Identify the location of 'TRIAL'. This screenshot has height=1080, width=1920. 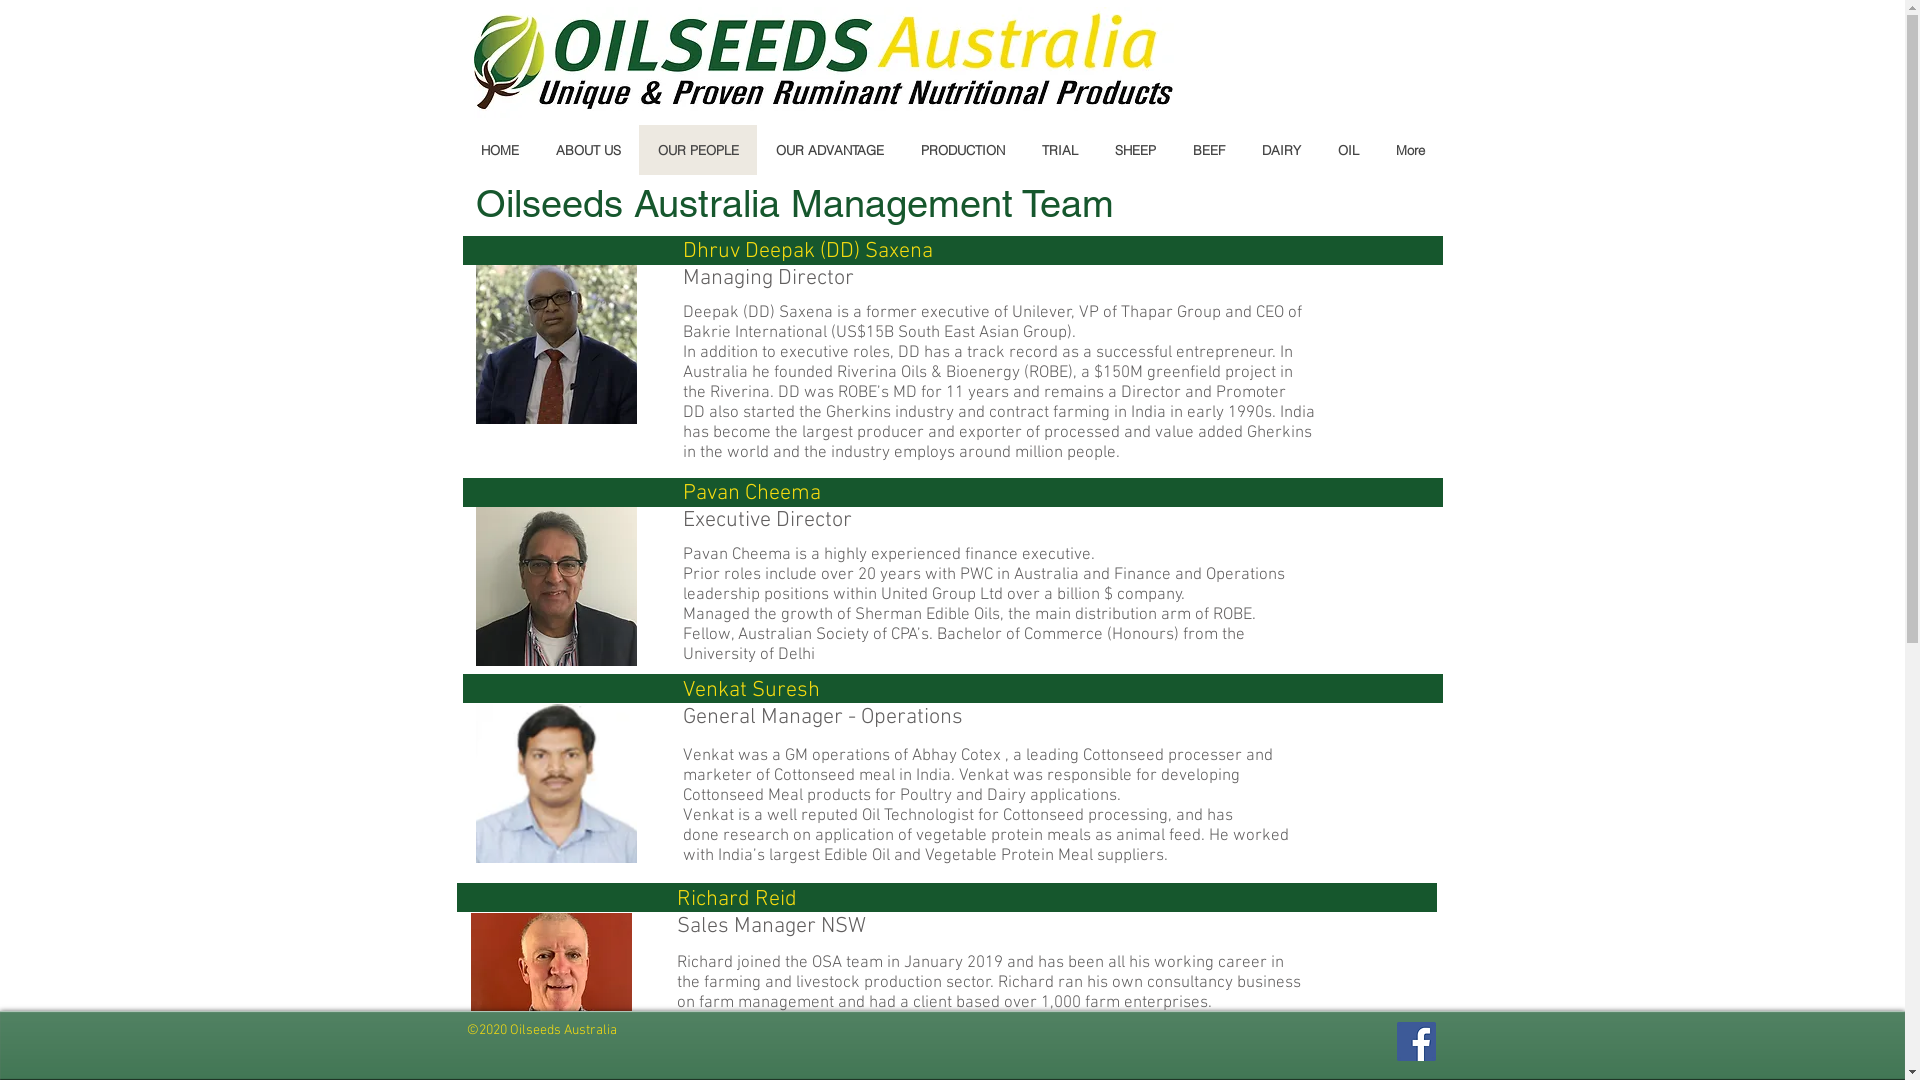
(1057, 149).